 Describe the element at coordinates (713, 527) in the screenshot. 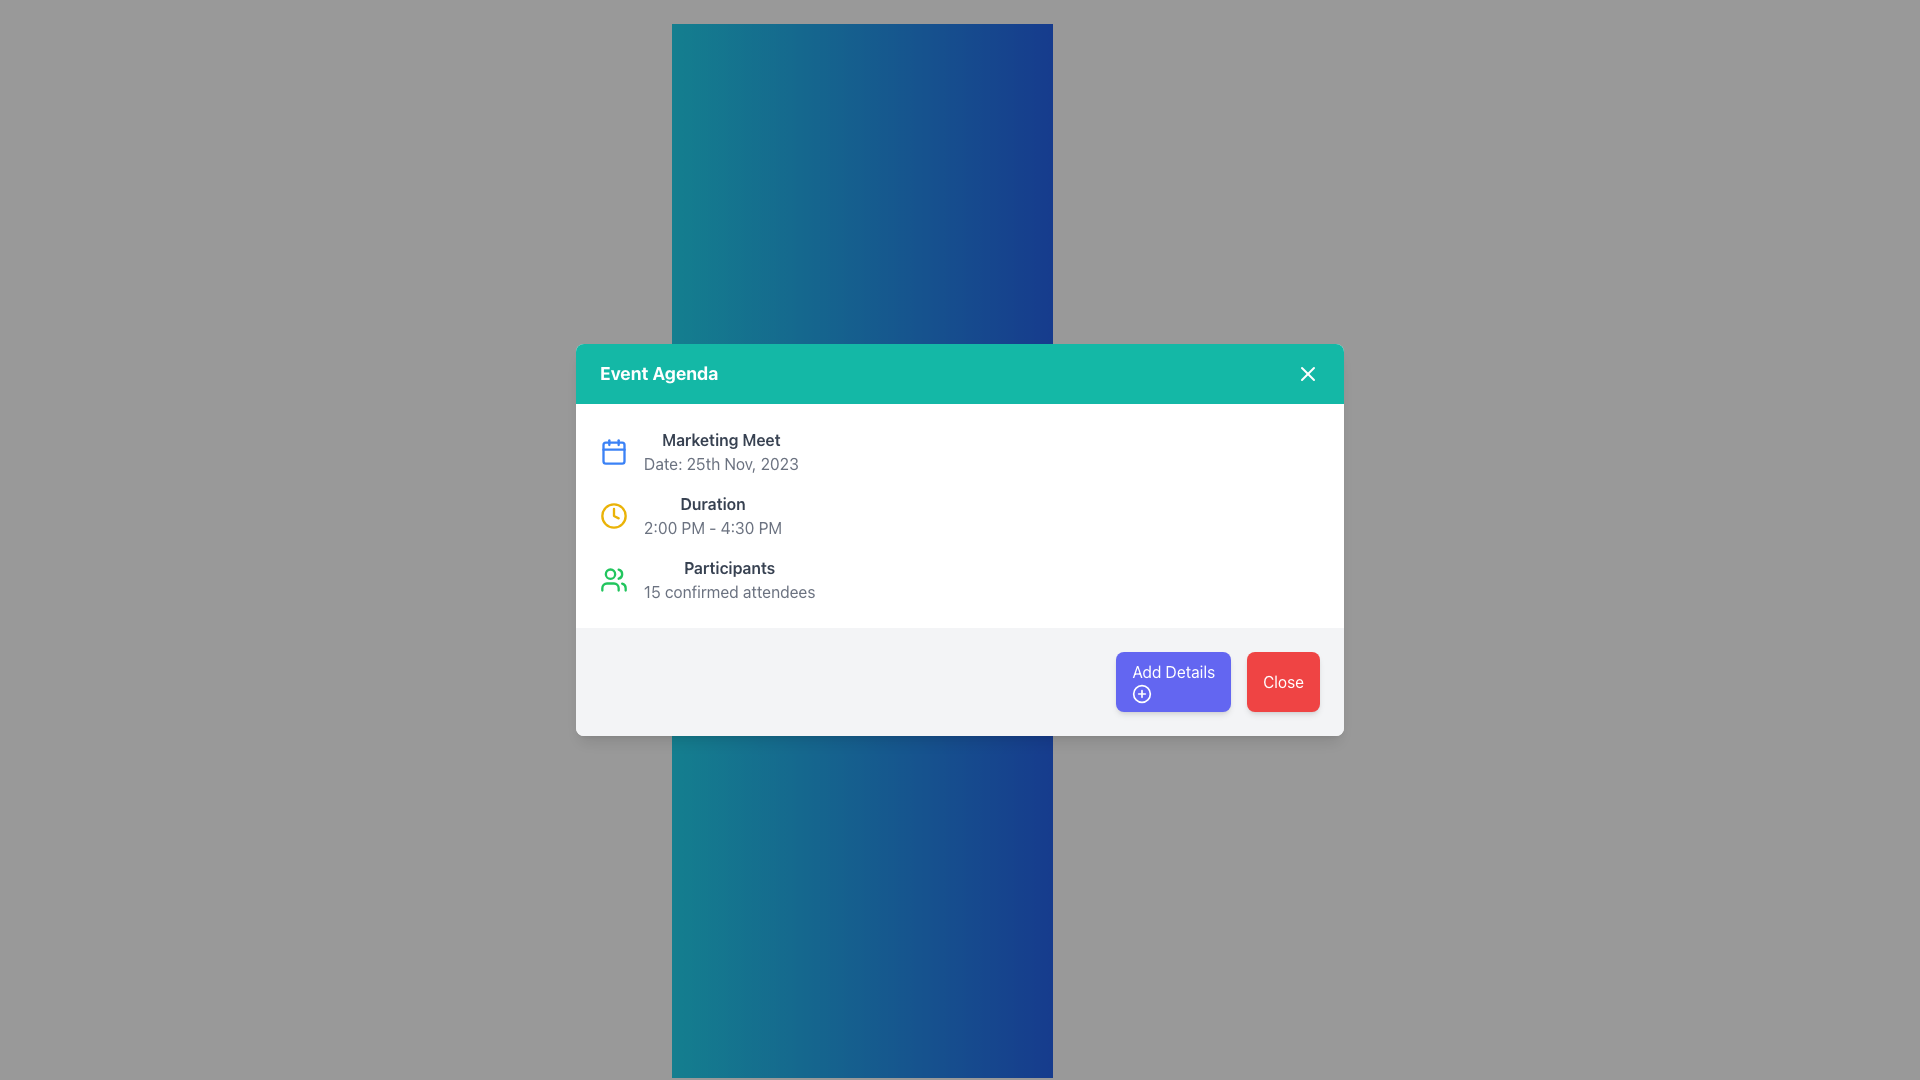

I see `the text label that provides information about the scheduled event's duration, located below the bolded word 'Duration' in the 'Event Agenda' dialog panel` at that location.